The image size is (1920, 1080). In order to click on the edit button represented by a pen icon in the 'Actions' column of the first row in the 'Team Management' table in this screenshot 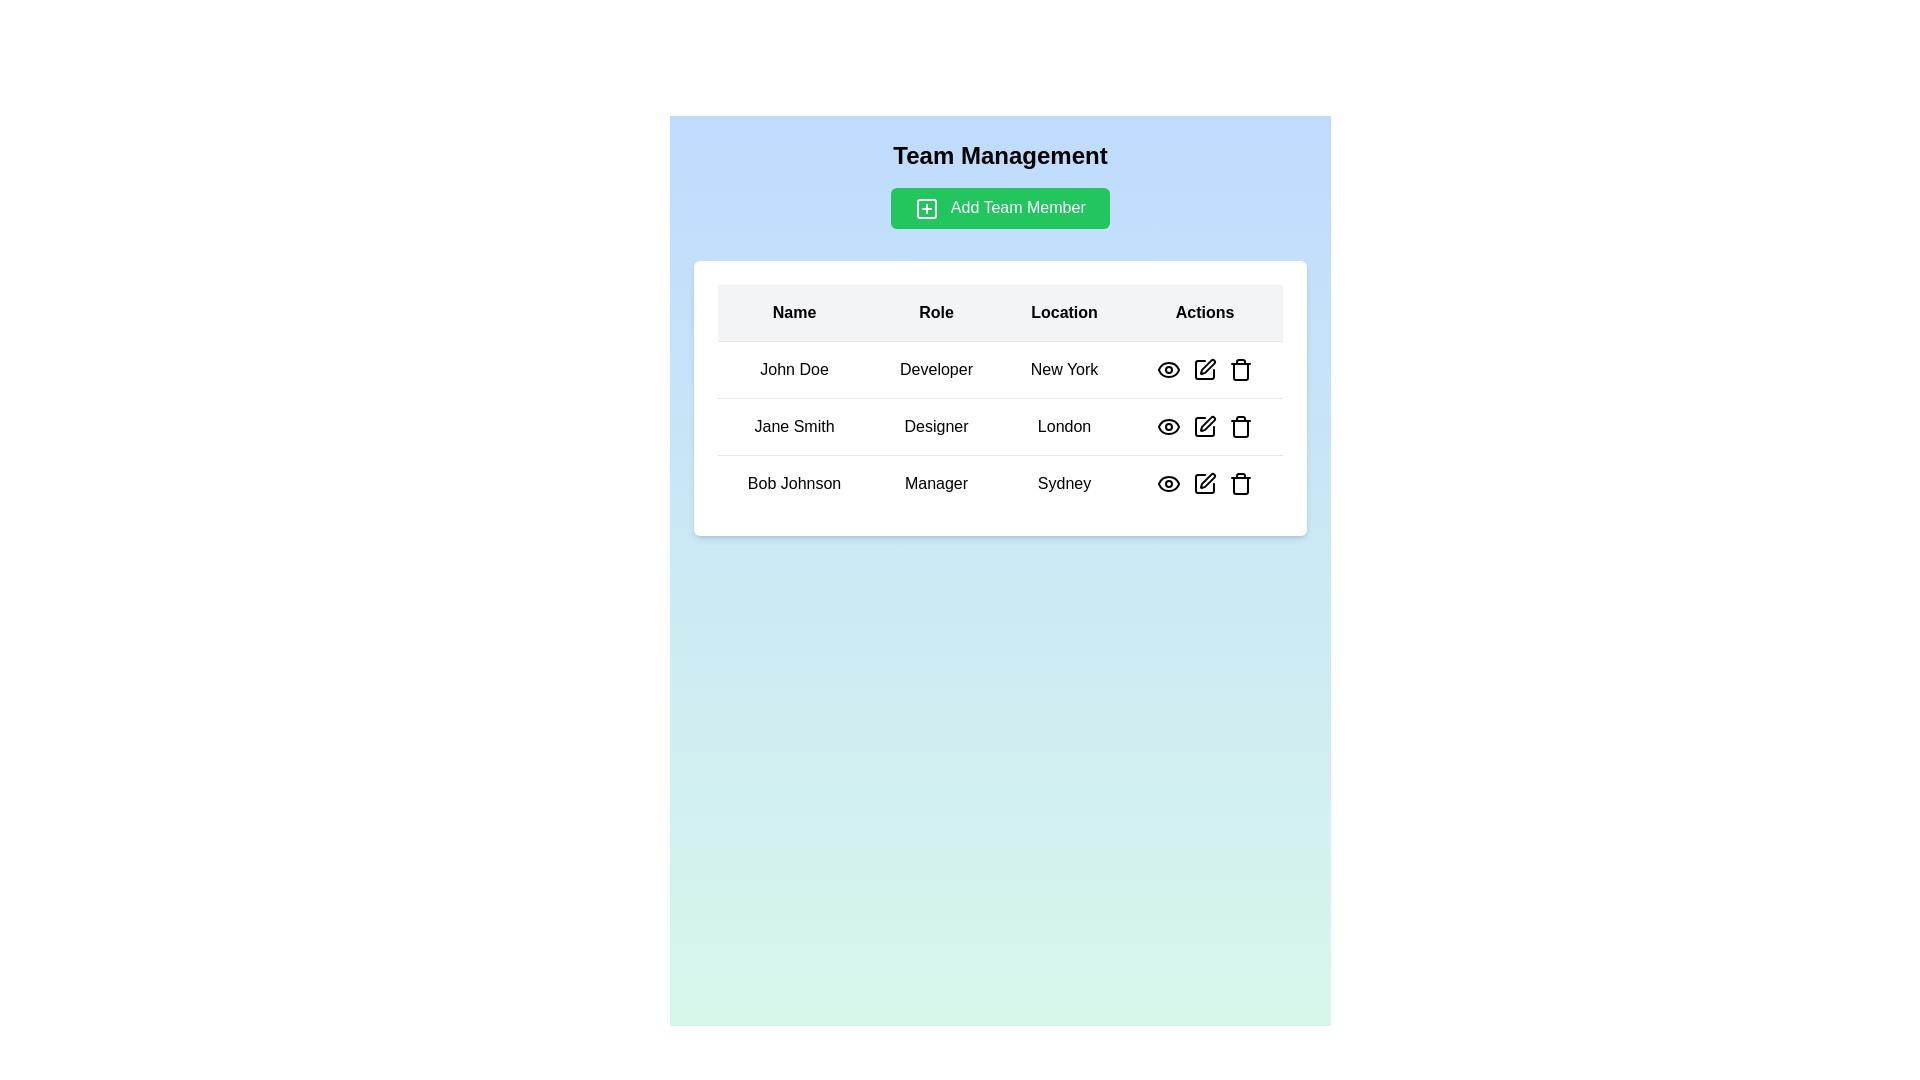, I will do `click(1203, 369)`.